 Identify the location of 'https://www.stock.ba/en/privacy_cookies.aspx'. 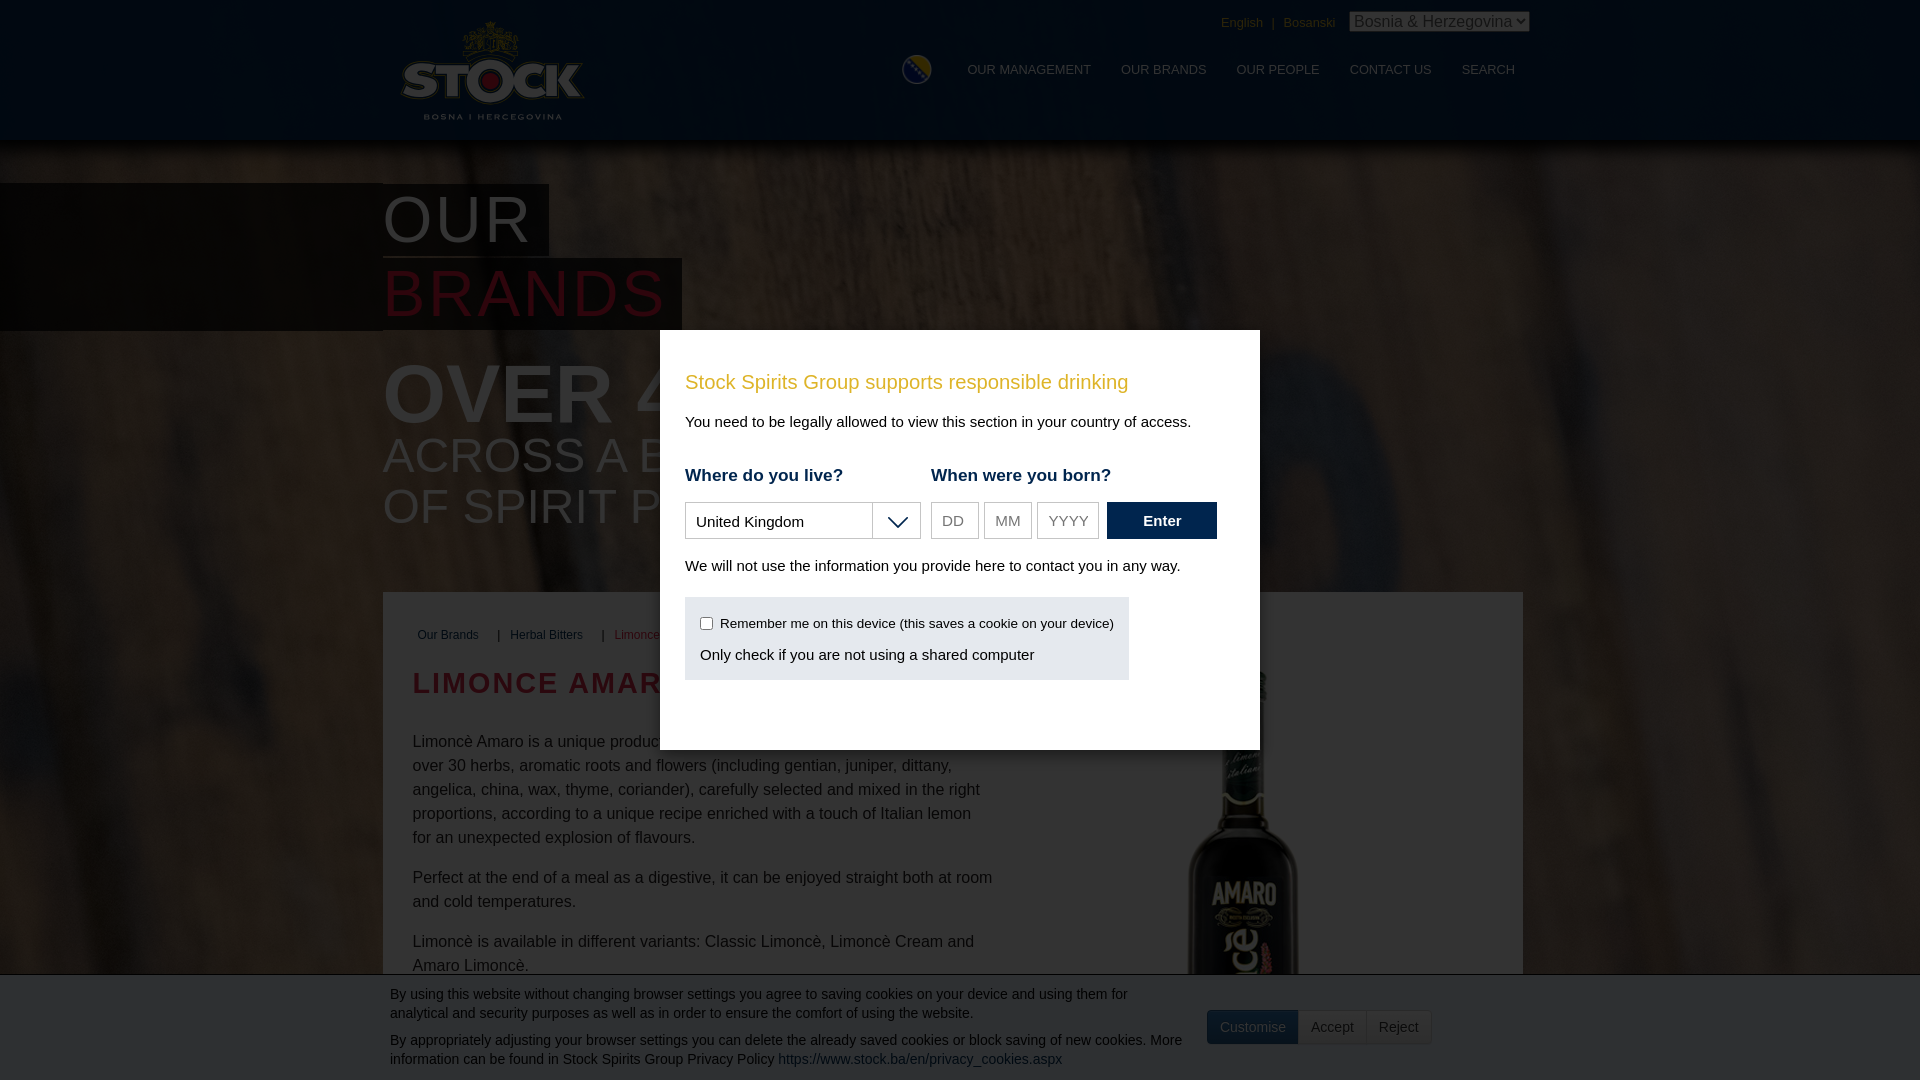
(919, 1058).